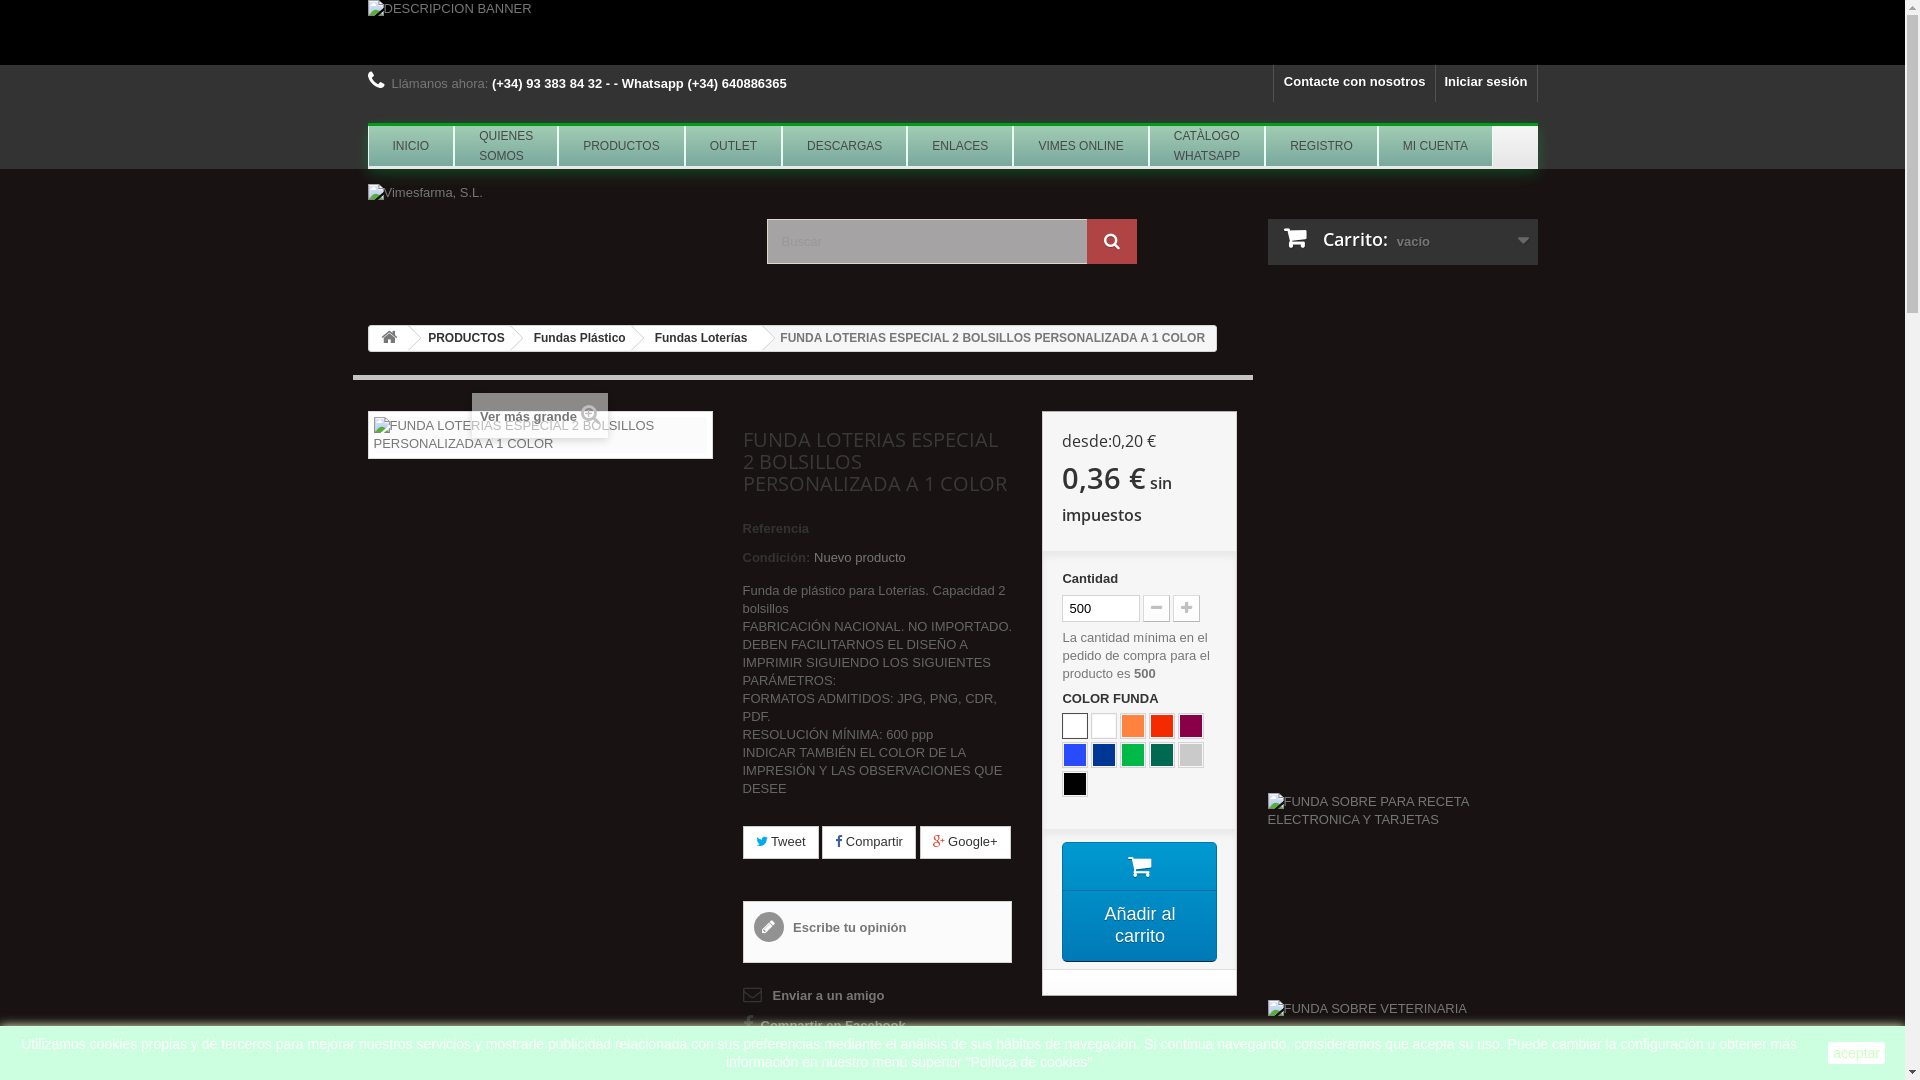  What do you see at coordinates (823, 1026) in the screenshot?
I see `'Compartir en Facebook'` at bounding box center [823, 1026].